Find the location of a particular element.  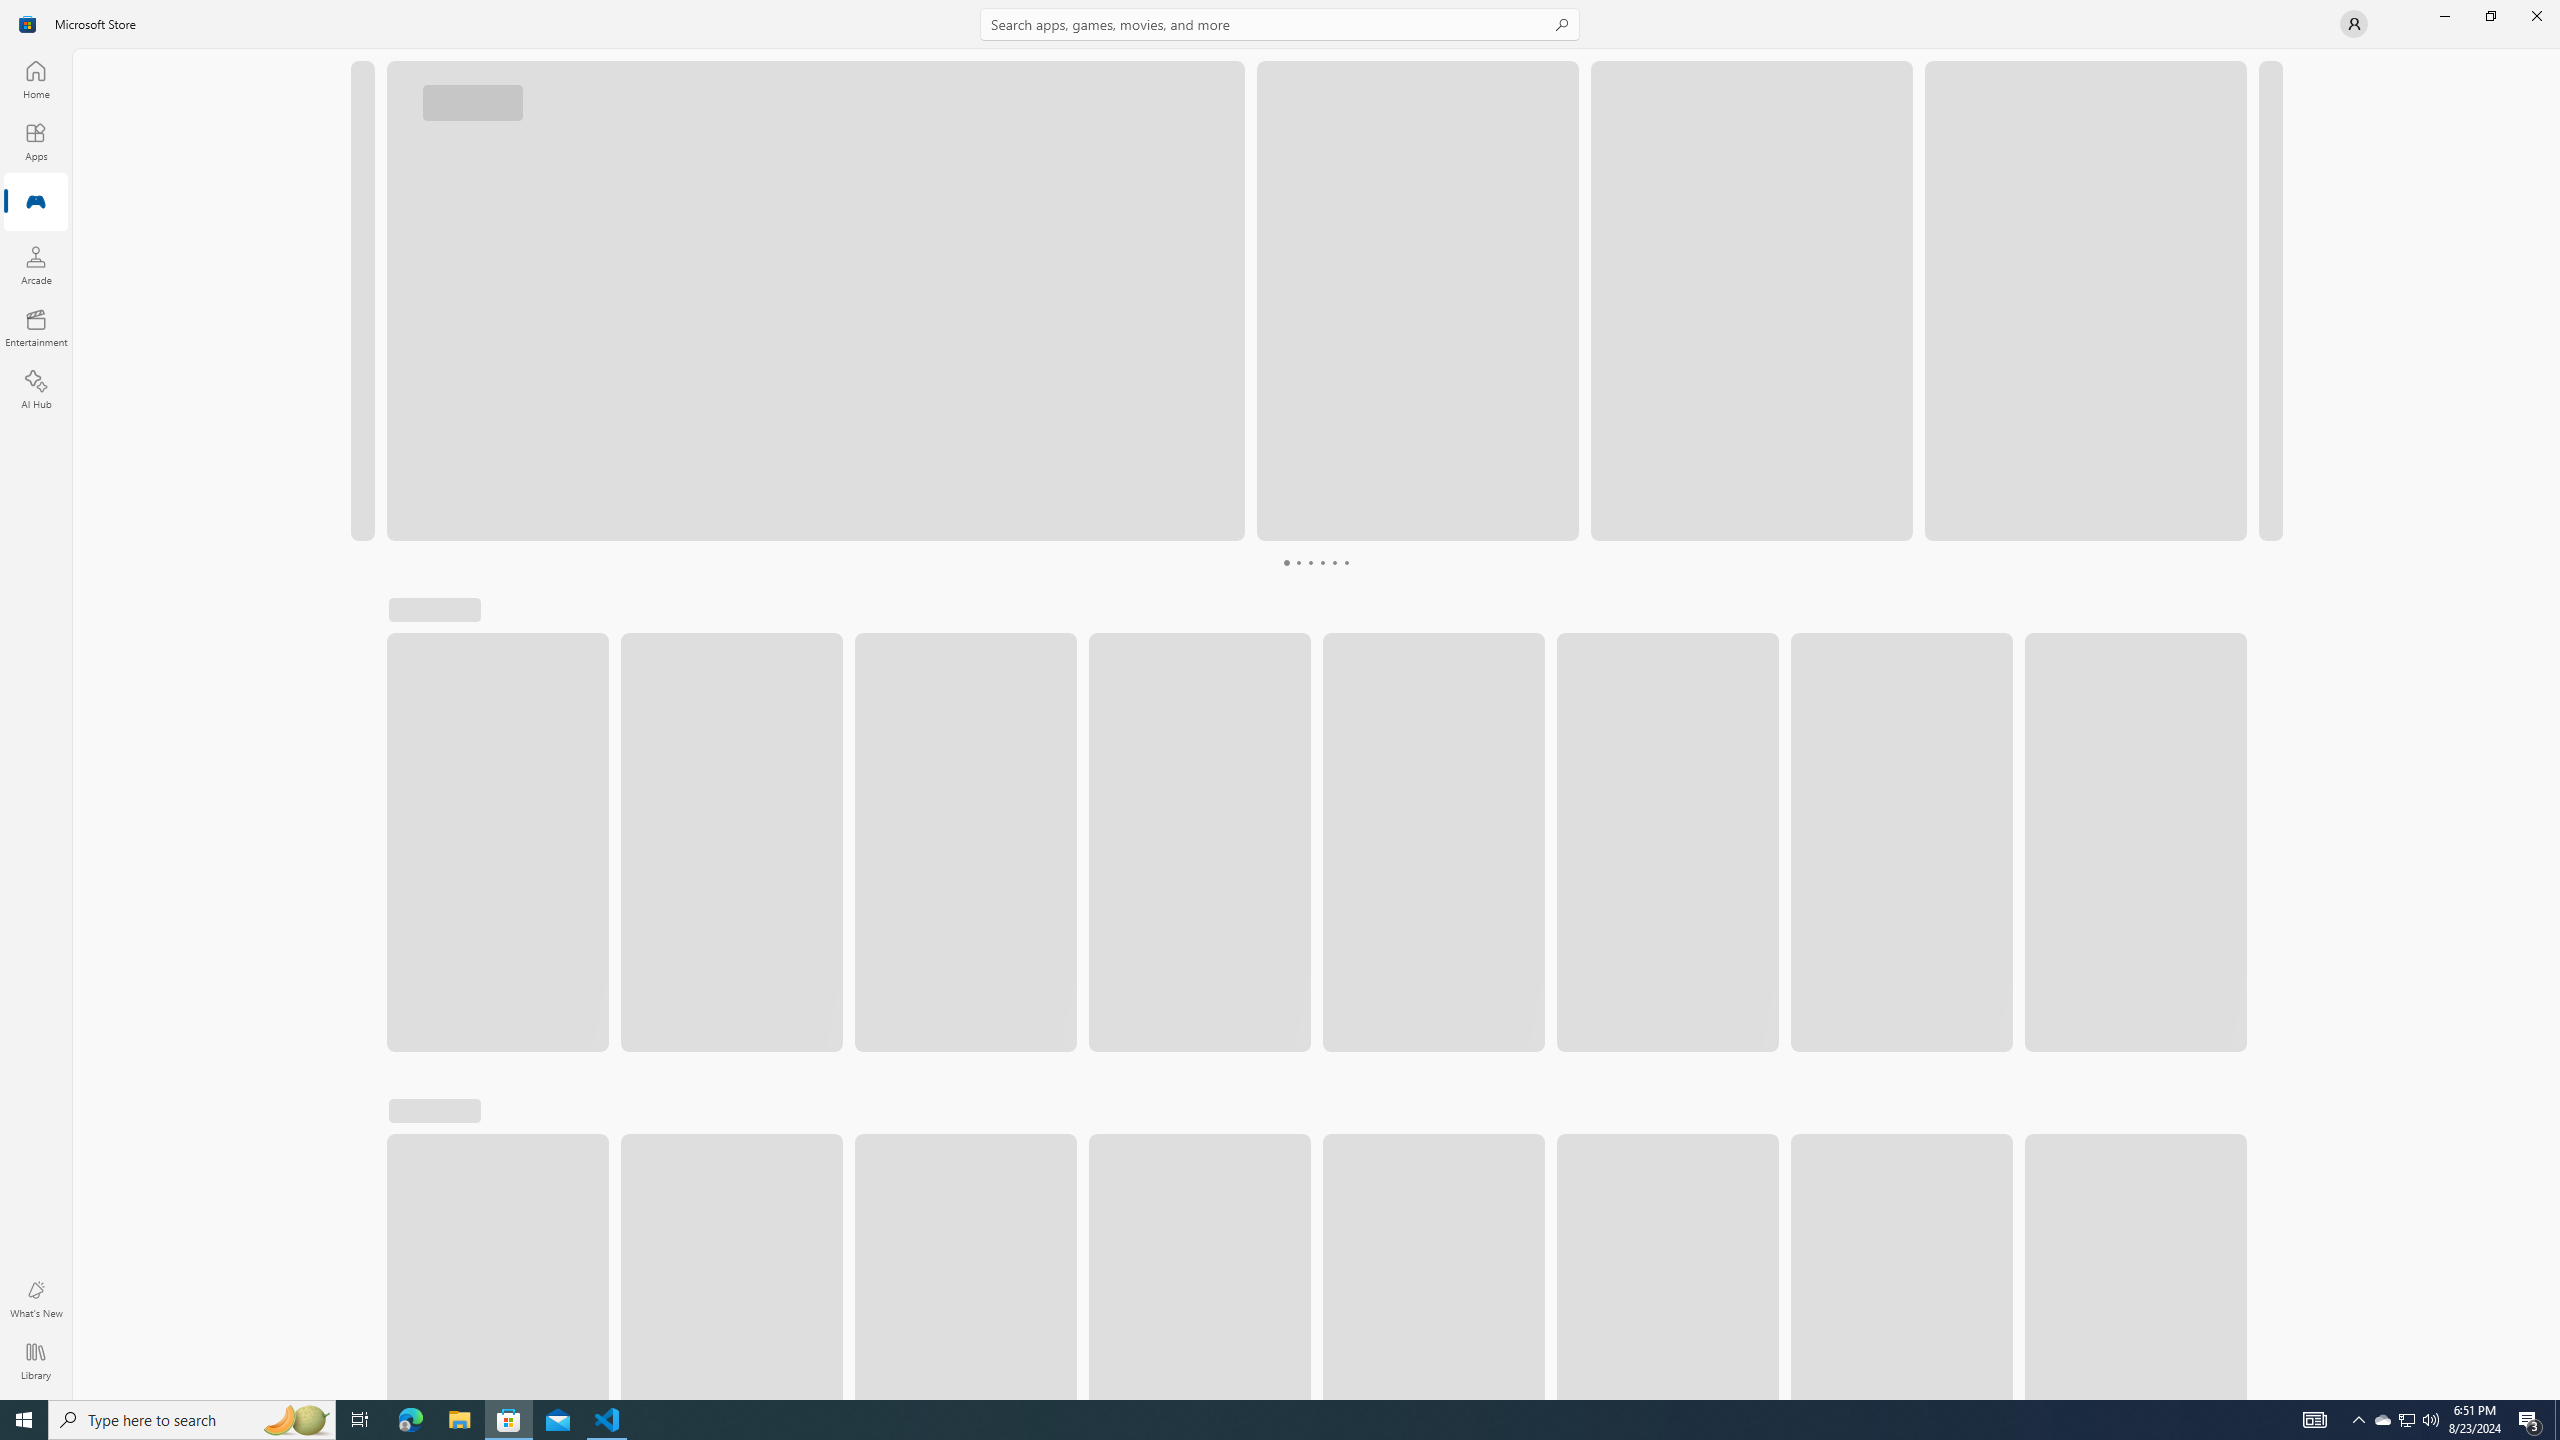

'Entertainment' is located at coordinates (34, 326).